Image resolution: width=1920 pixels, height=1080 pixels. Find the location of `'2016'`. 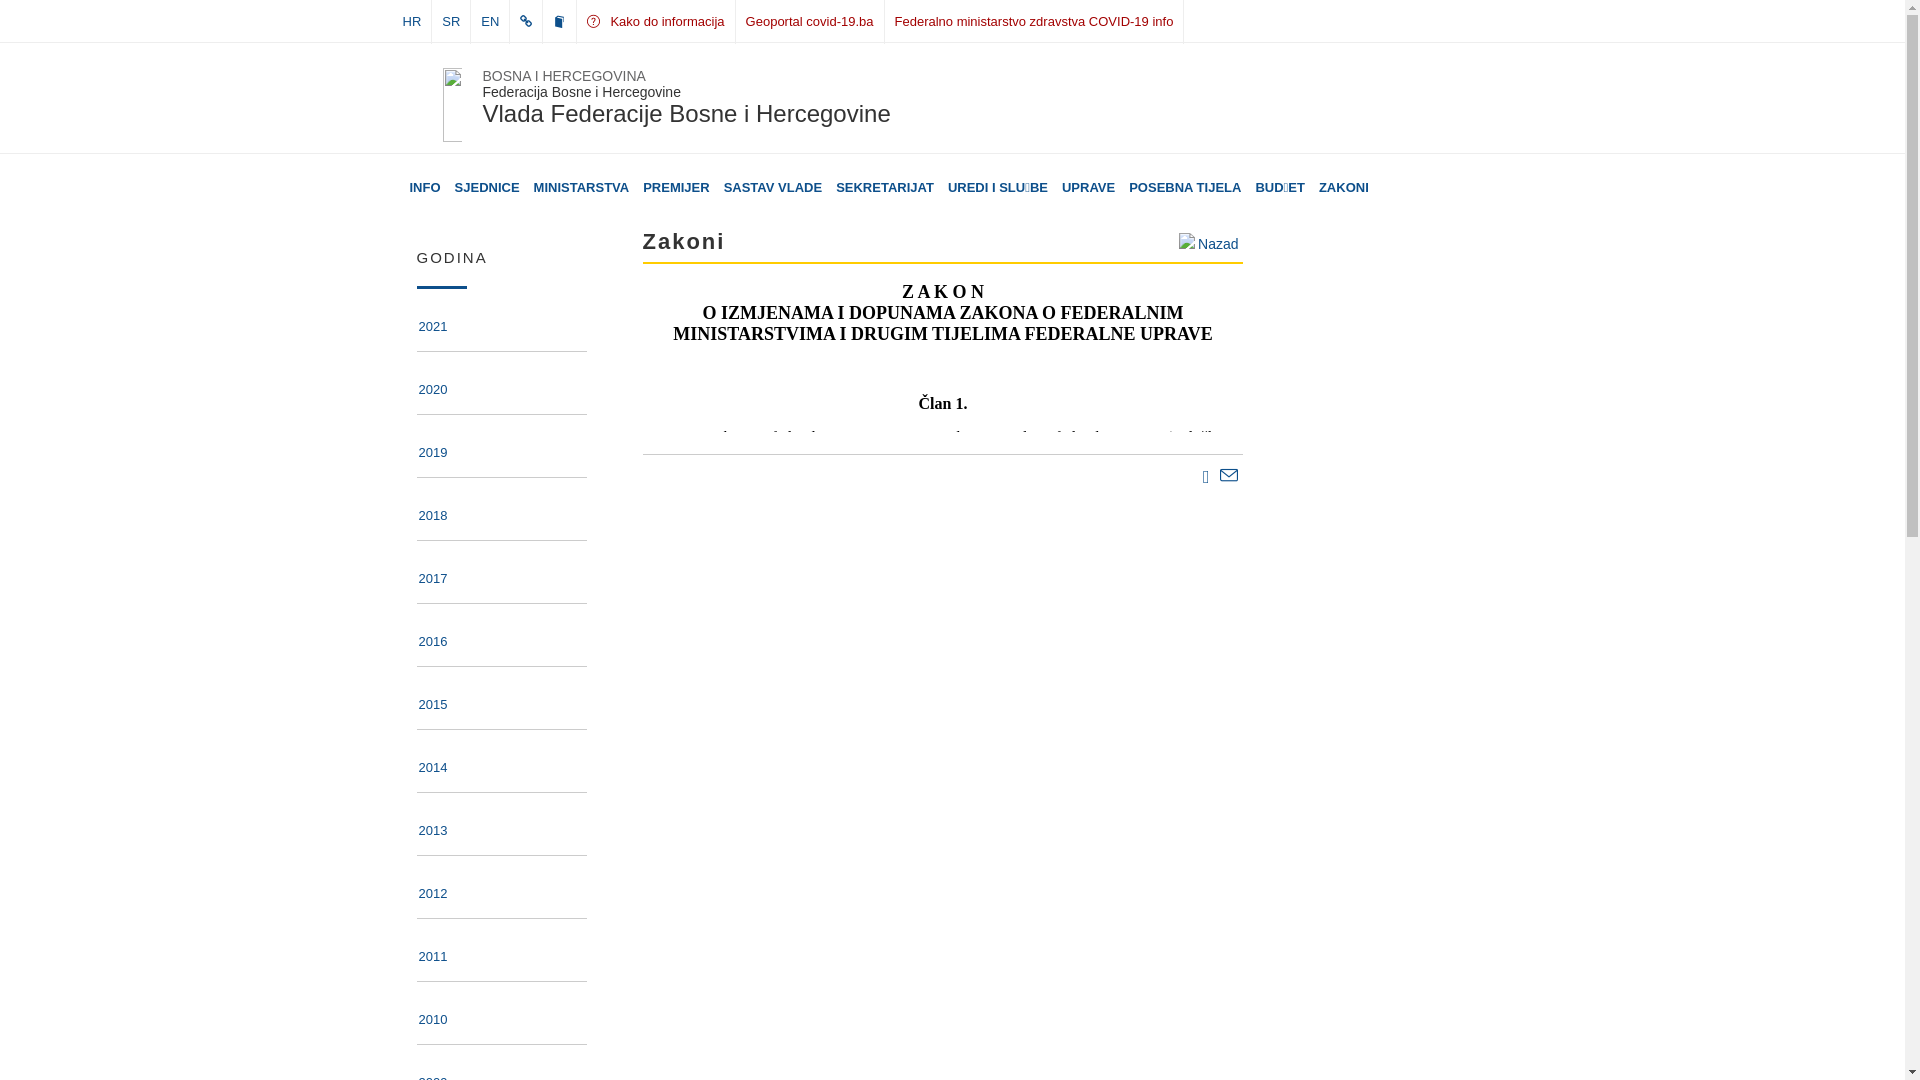

'2016' is located at coordinates (431, 644).